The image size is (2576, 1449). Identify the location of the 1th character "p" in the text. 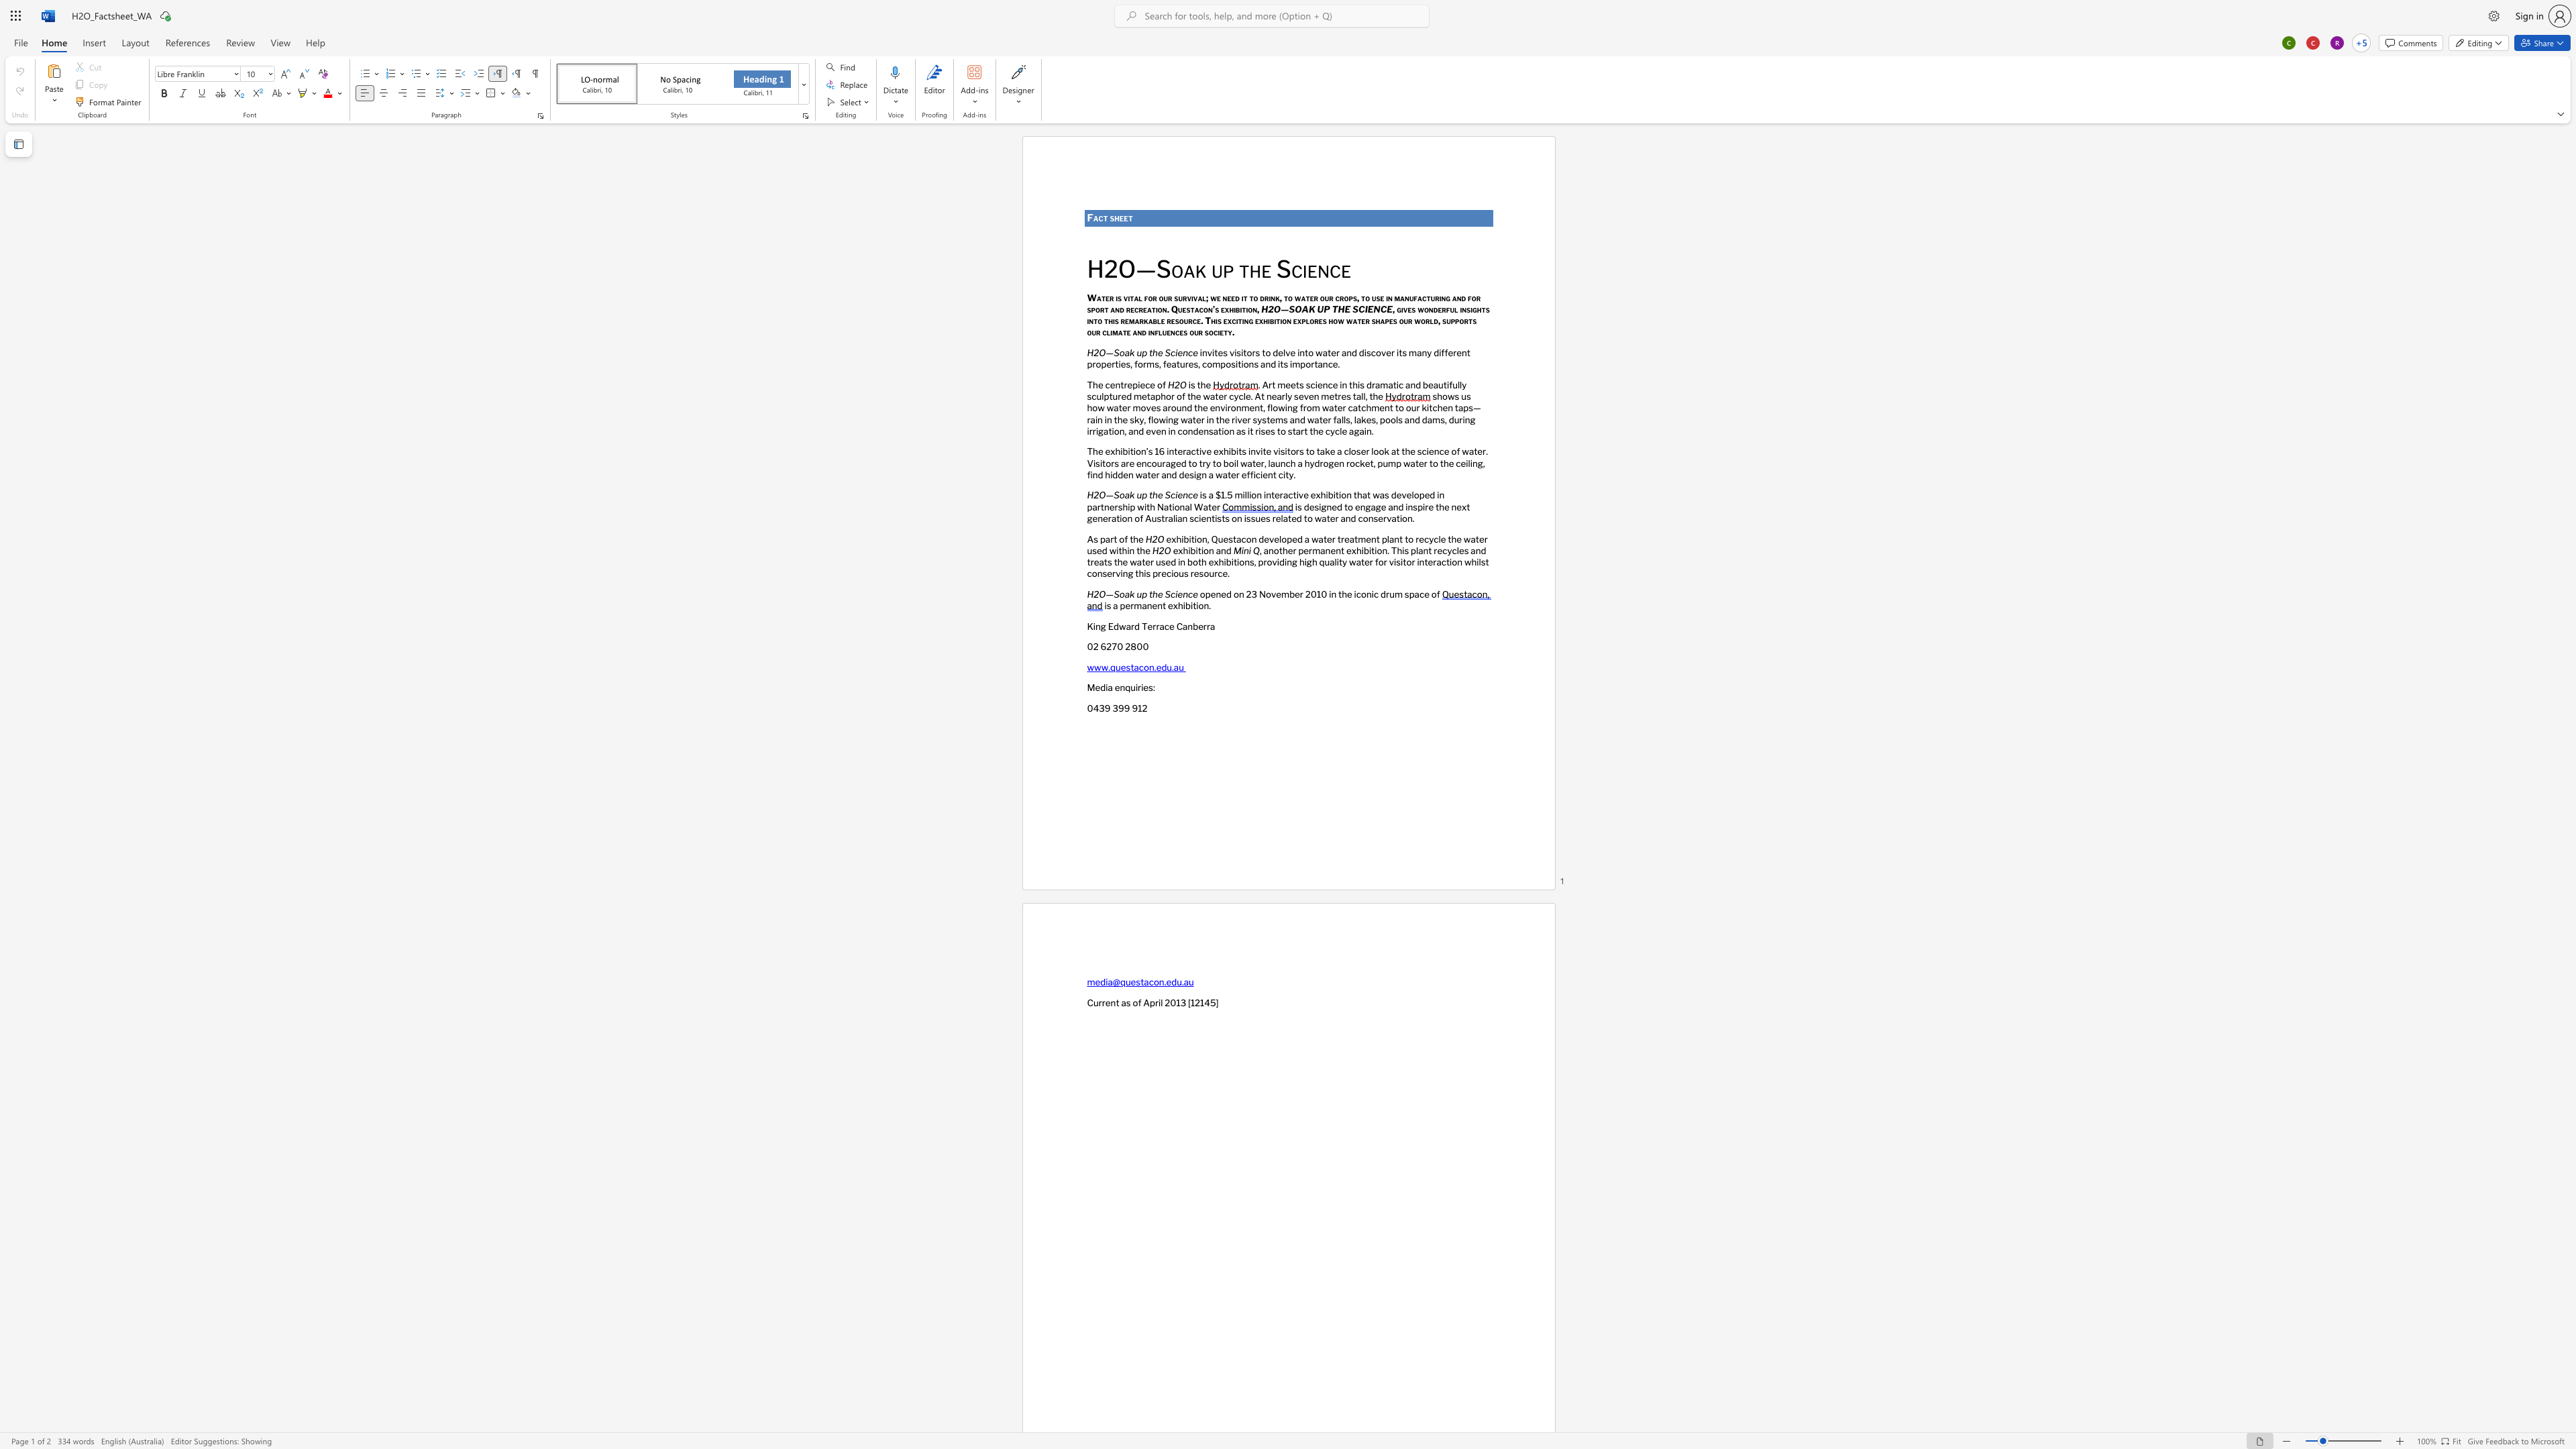
(1144, 592).